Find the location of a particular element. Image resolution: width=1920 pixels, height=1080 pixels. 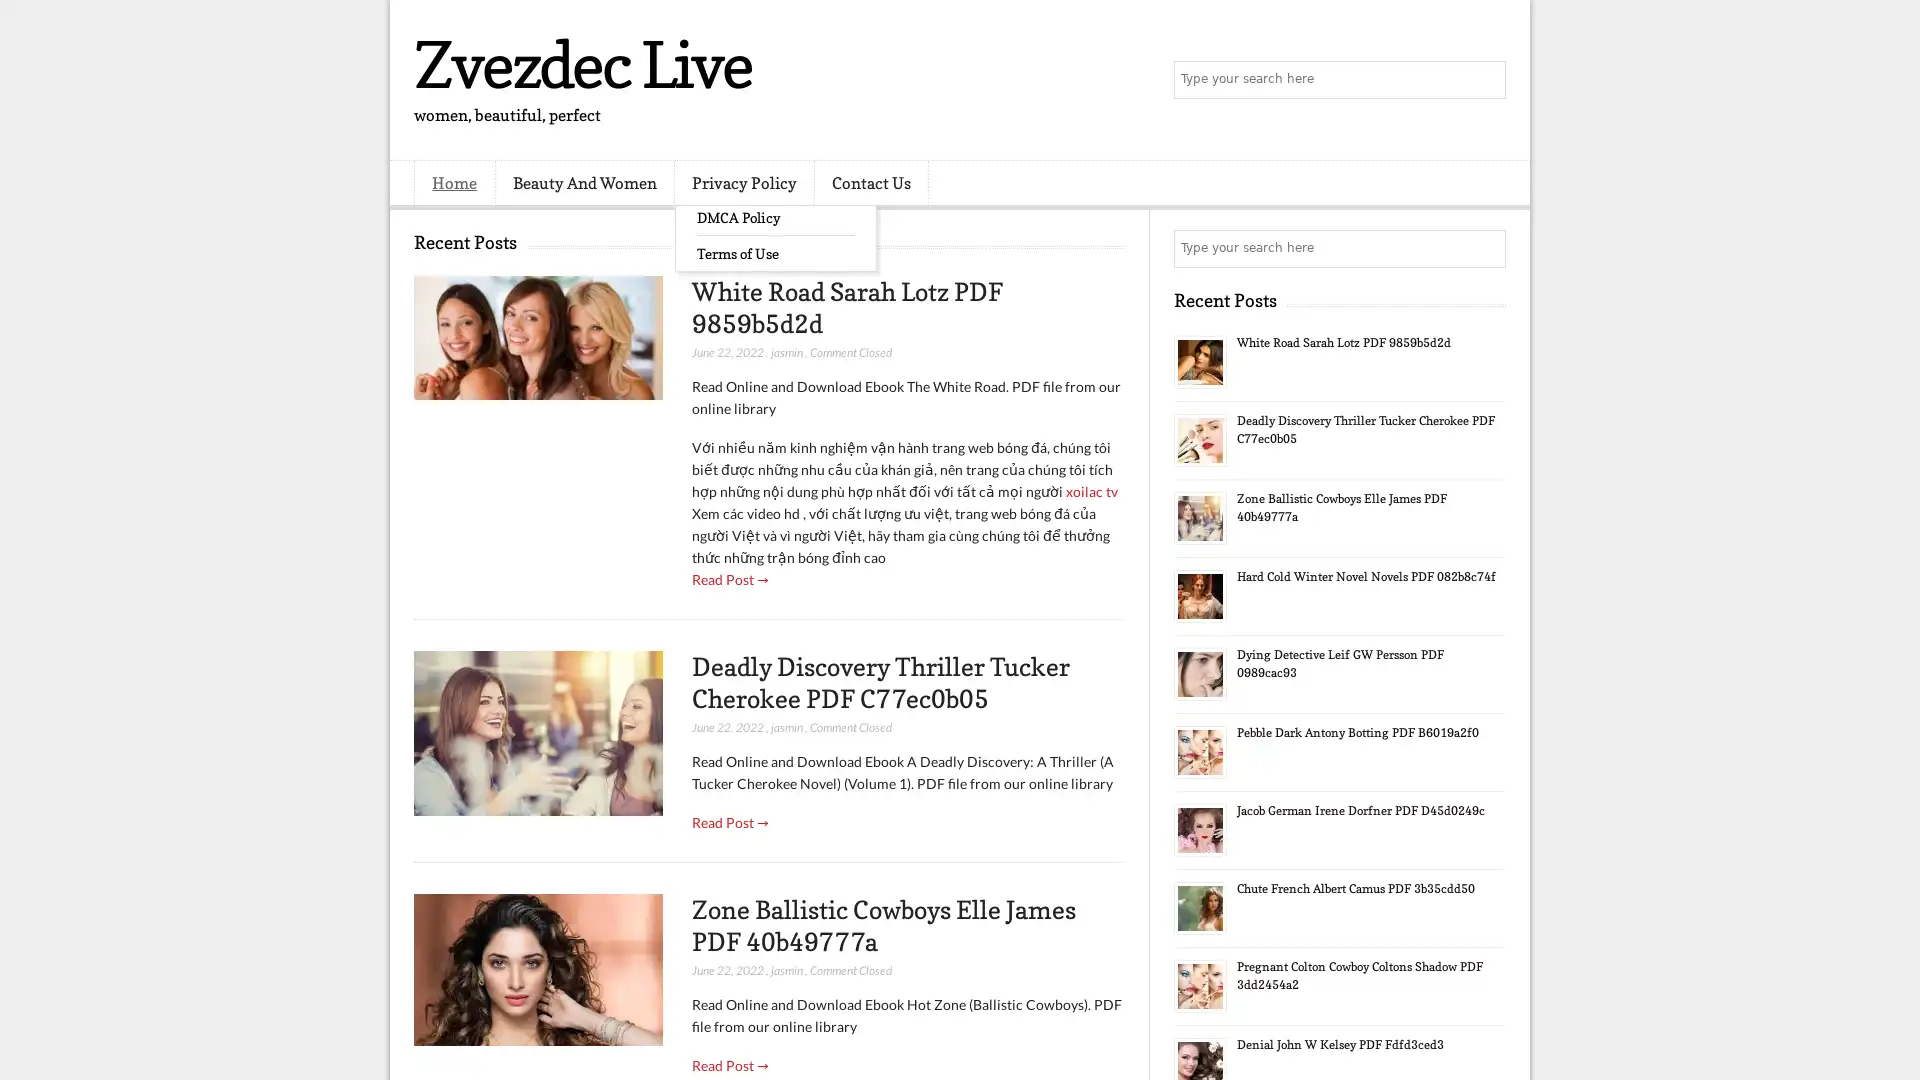

Search is located at coordinates (1485, 80).